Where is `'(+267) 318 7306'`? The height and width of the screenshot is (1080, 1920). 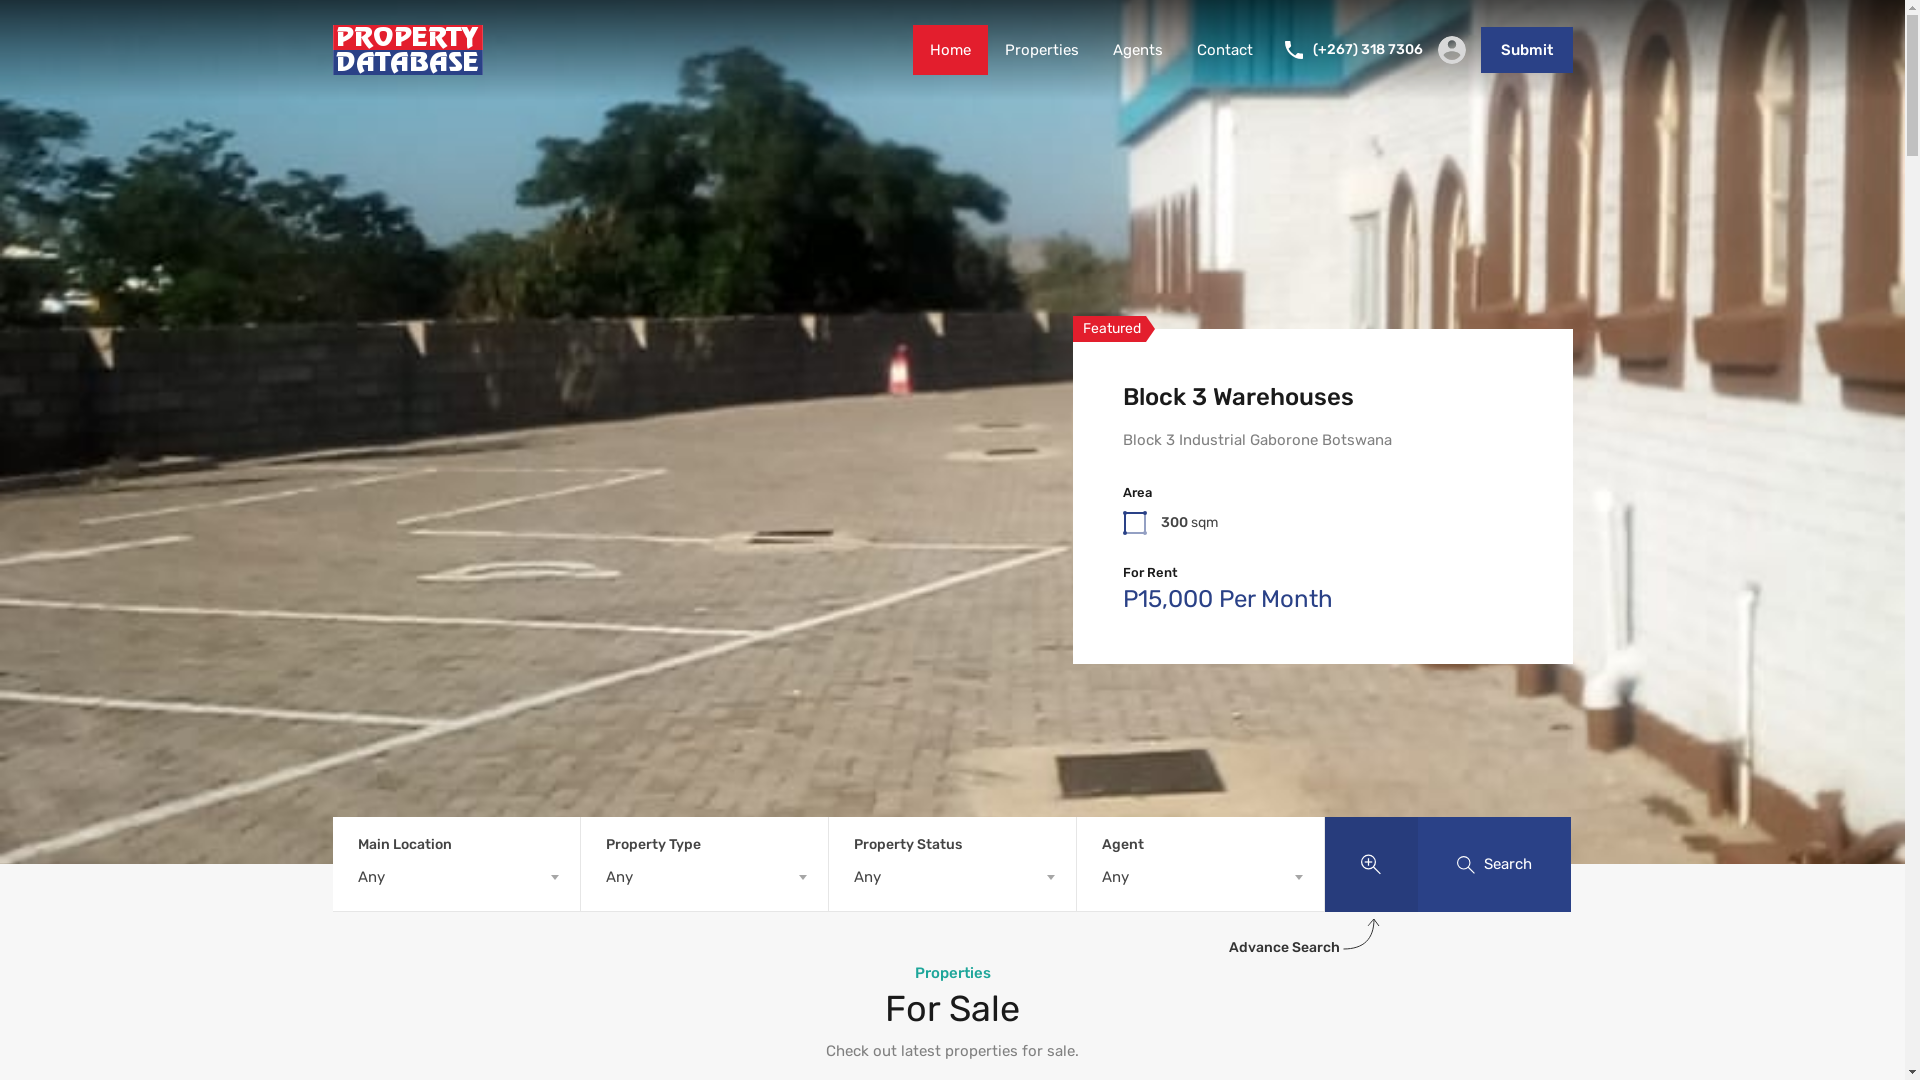 '(+267) 318 7306' is located at coordinates (1366, 49).